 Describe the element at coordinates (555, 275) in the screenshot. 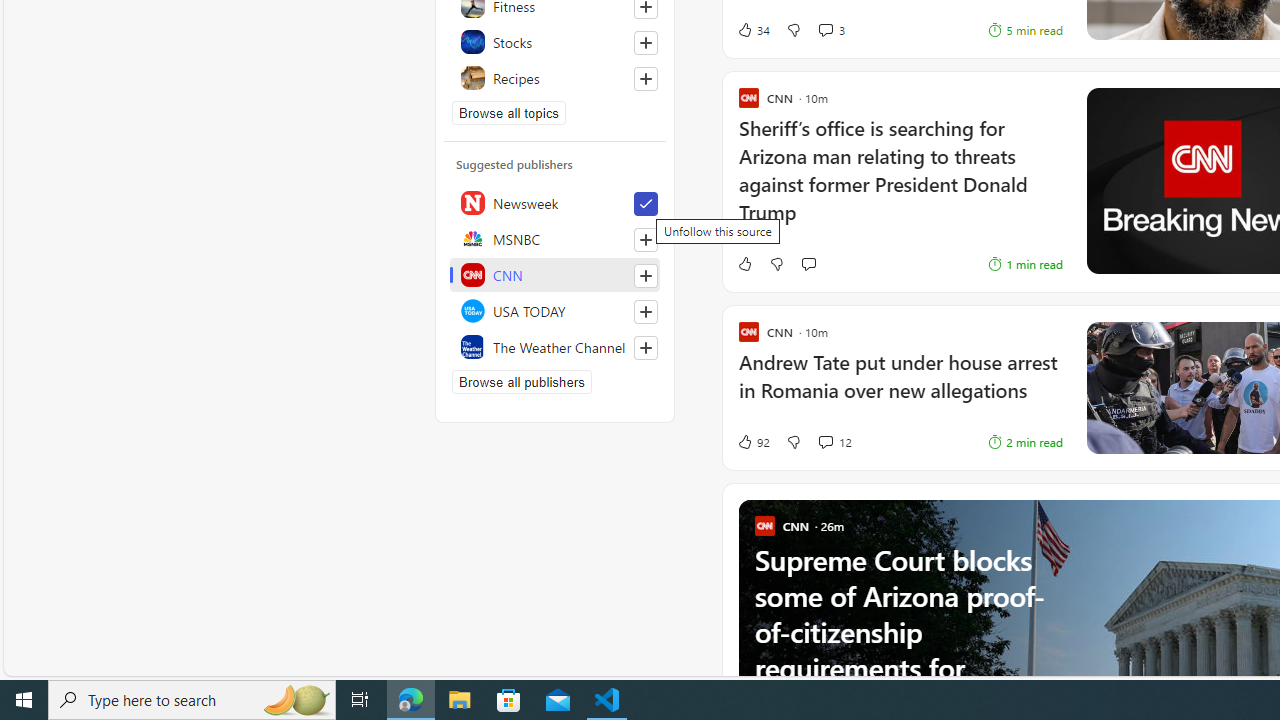

I see `'CNN'` at that location.